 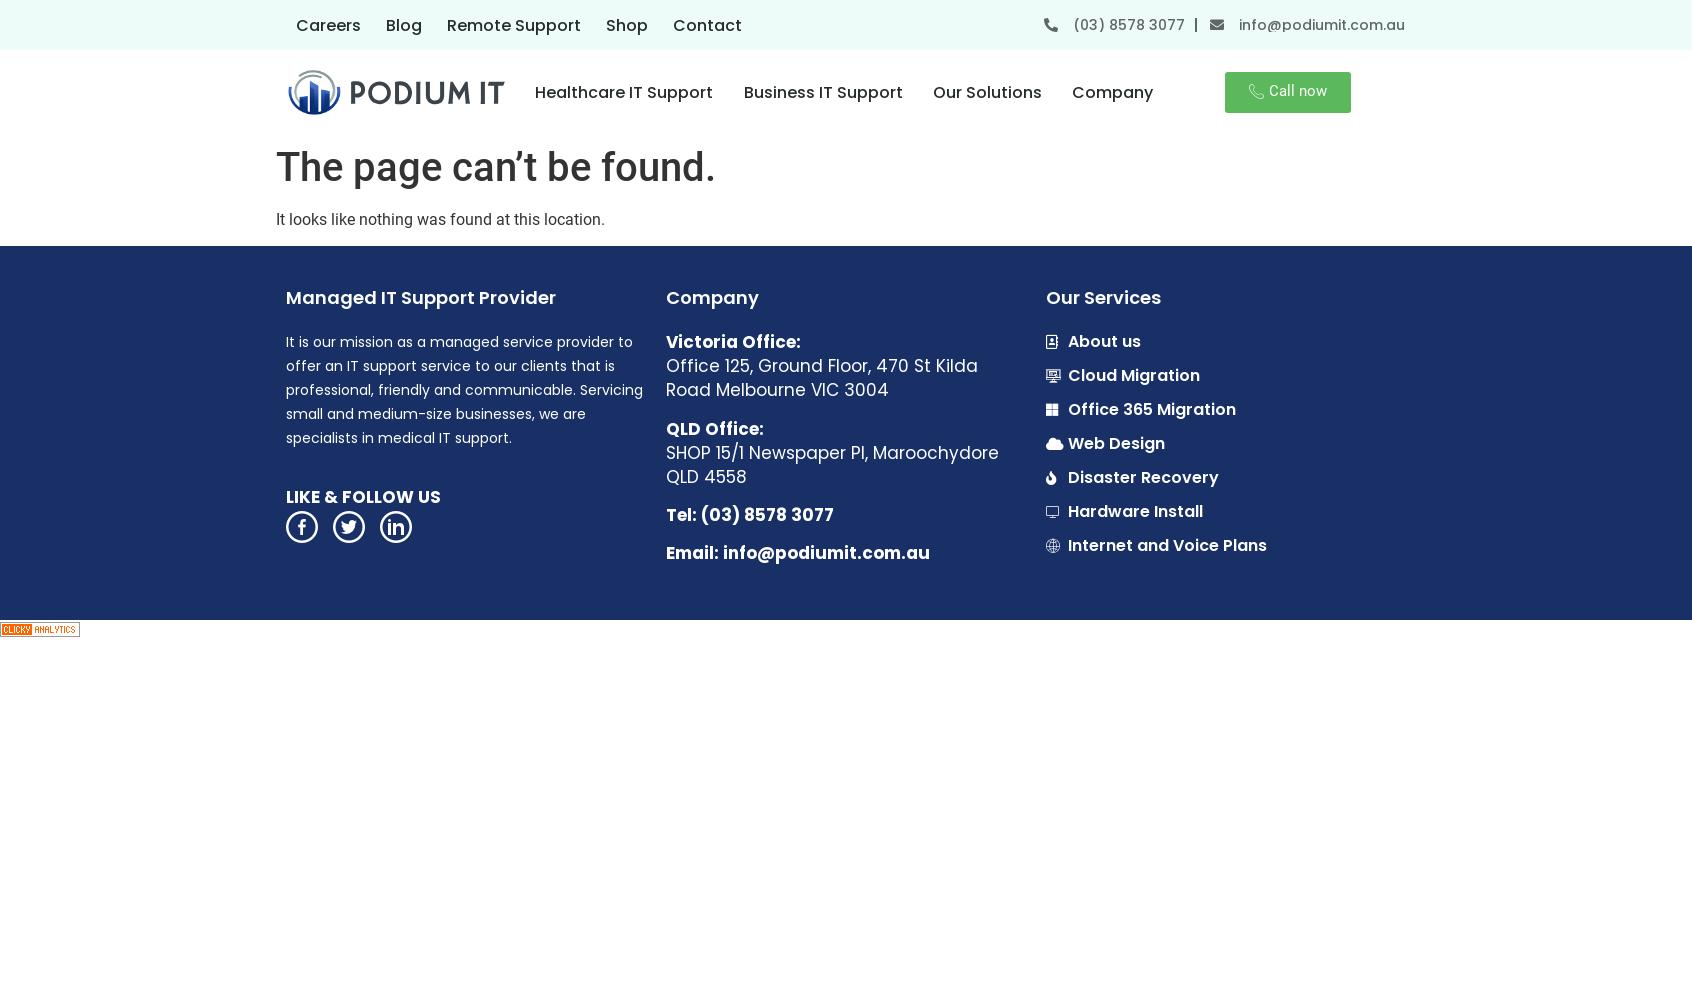 What do you see at coordinates (1104, 340) in the screenshot?
I see `'About us'` at bounding box center [1104, 340].